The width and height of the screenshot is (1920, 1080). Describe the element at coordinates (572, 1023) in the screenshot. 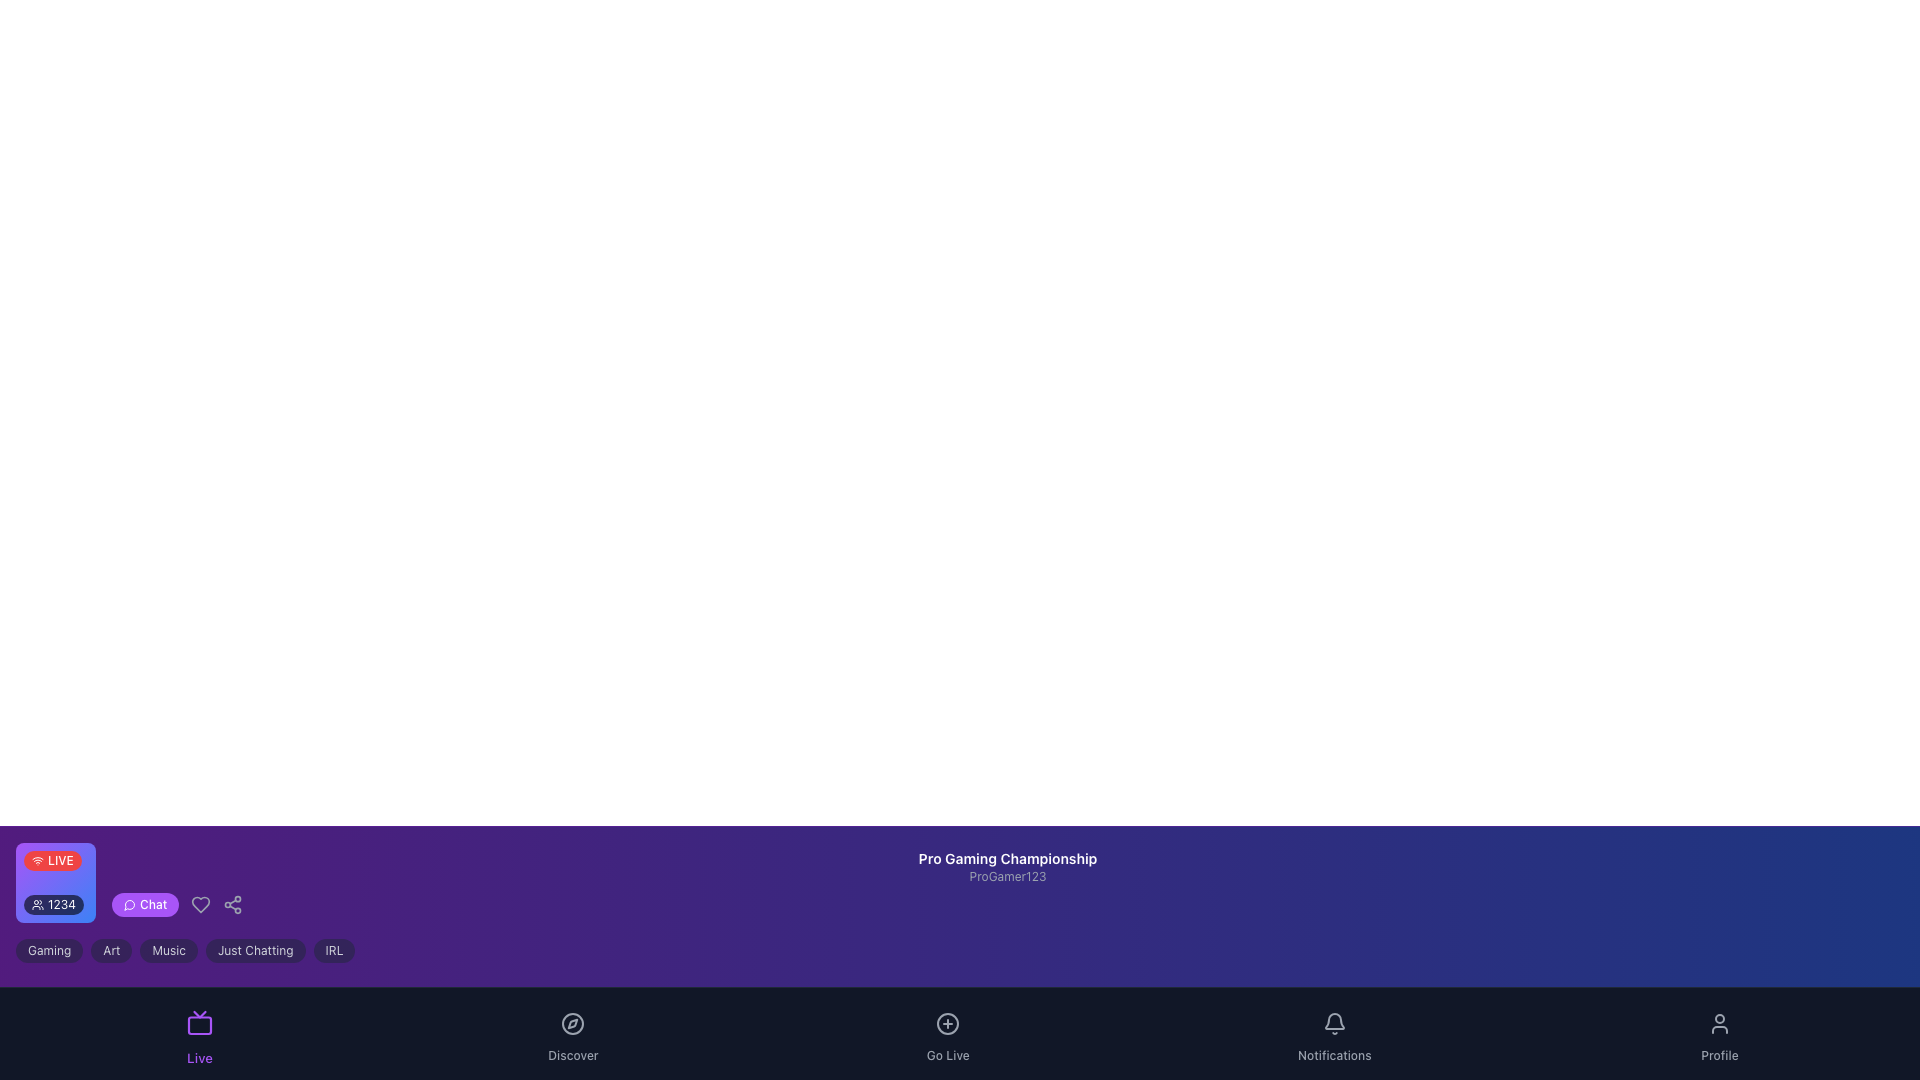

I see `the stylized compass icon in the bottom navigation bar` at that location.